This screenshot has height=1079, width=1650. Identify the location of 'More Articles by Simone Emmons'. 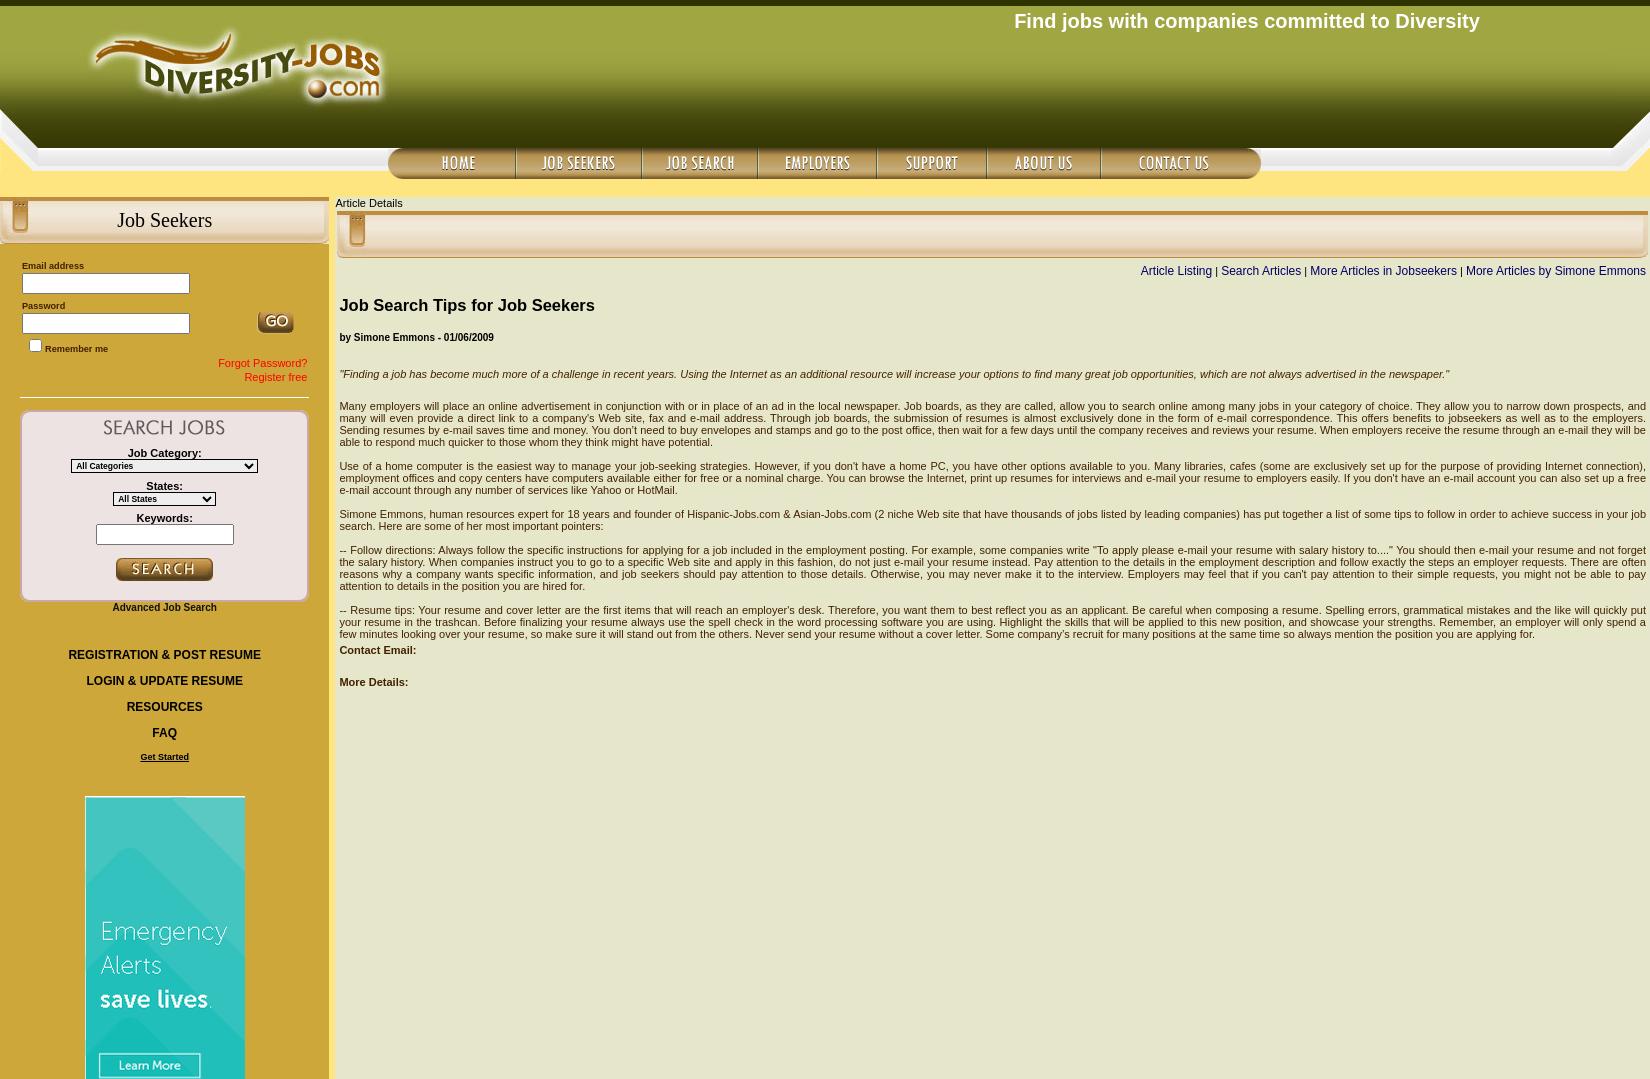
(1464, 271).